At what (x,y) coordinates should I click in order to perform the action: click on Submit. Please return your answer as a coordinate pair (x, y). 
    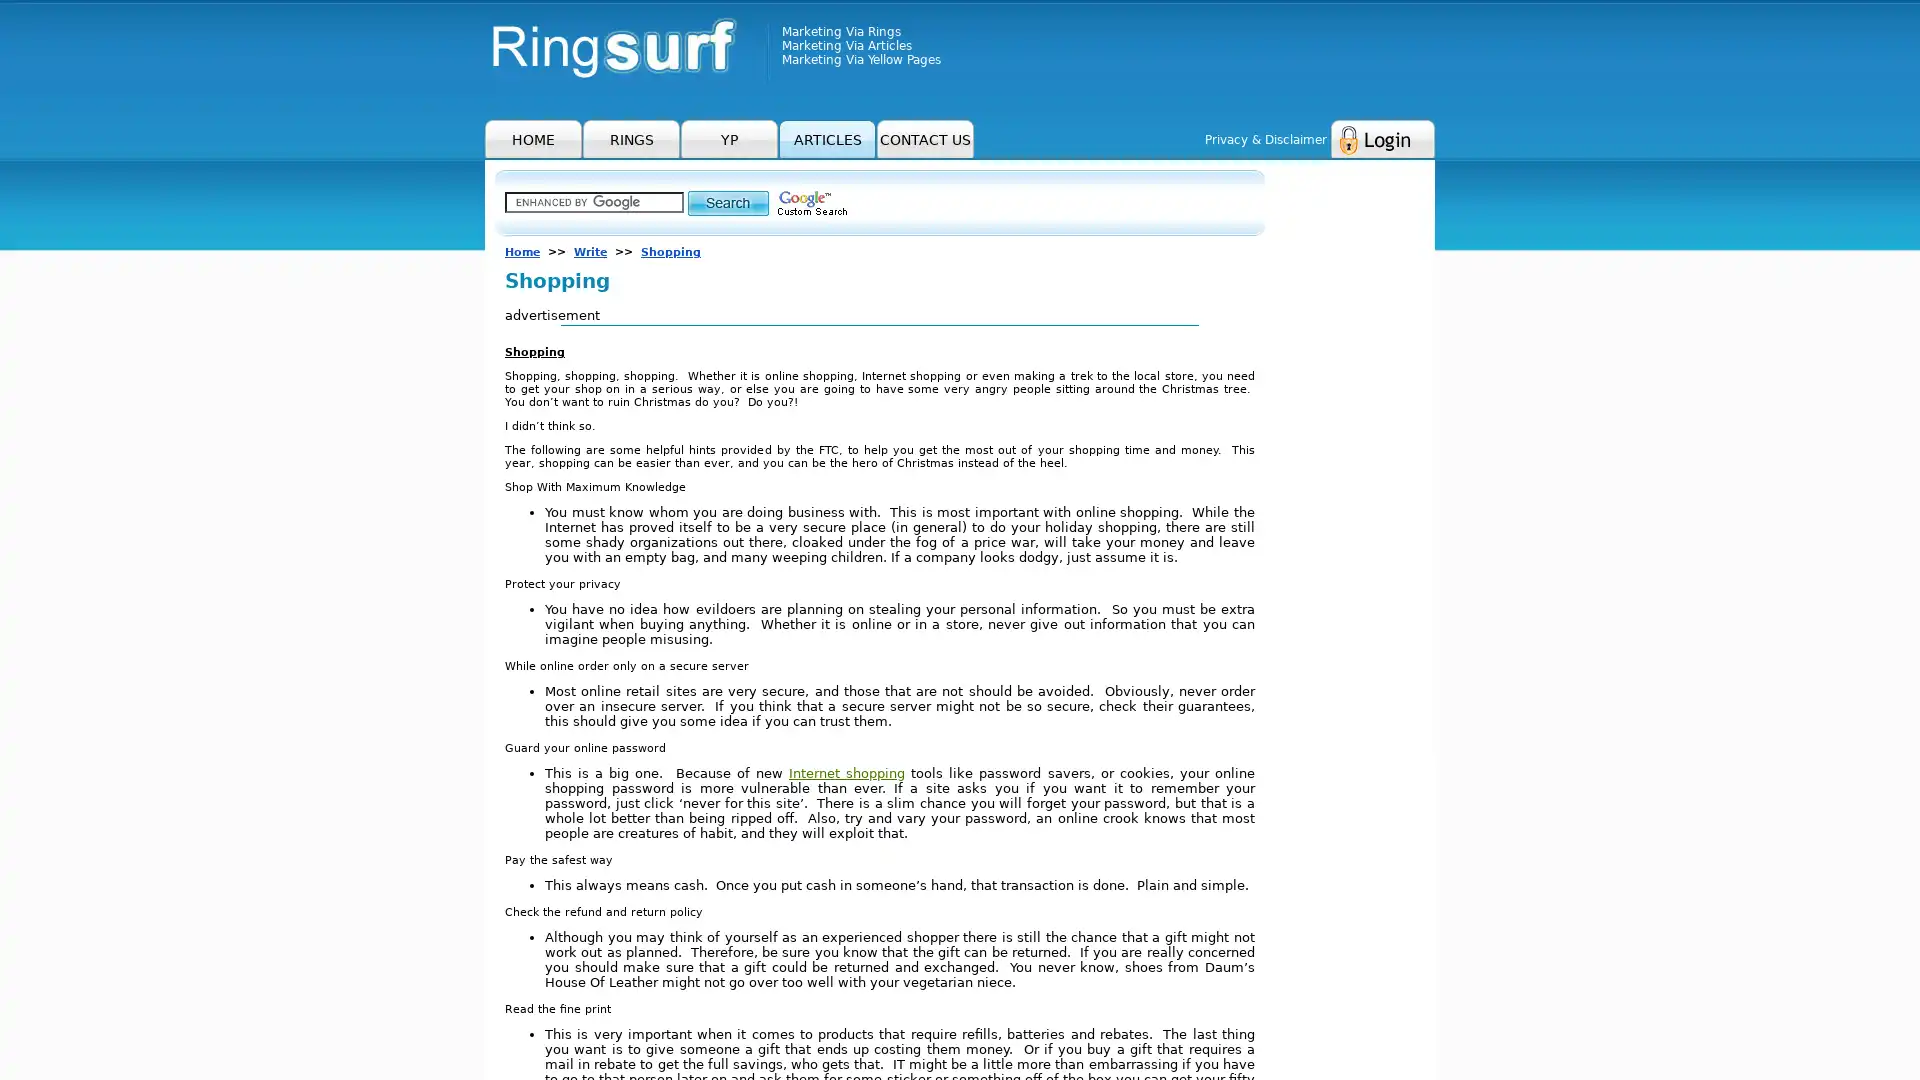
    Looking at the image, I should click on (727, 202).